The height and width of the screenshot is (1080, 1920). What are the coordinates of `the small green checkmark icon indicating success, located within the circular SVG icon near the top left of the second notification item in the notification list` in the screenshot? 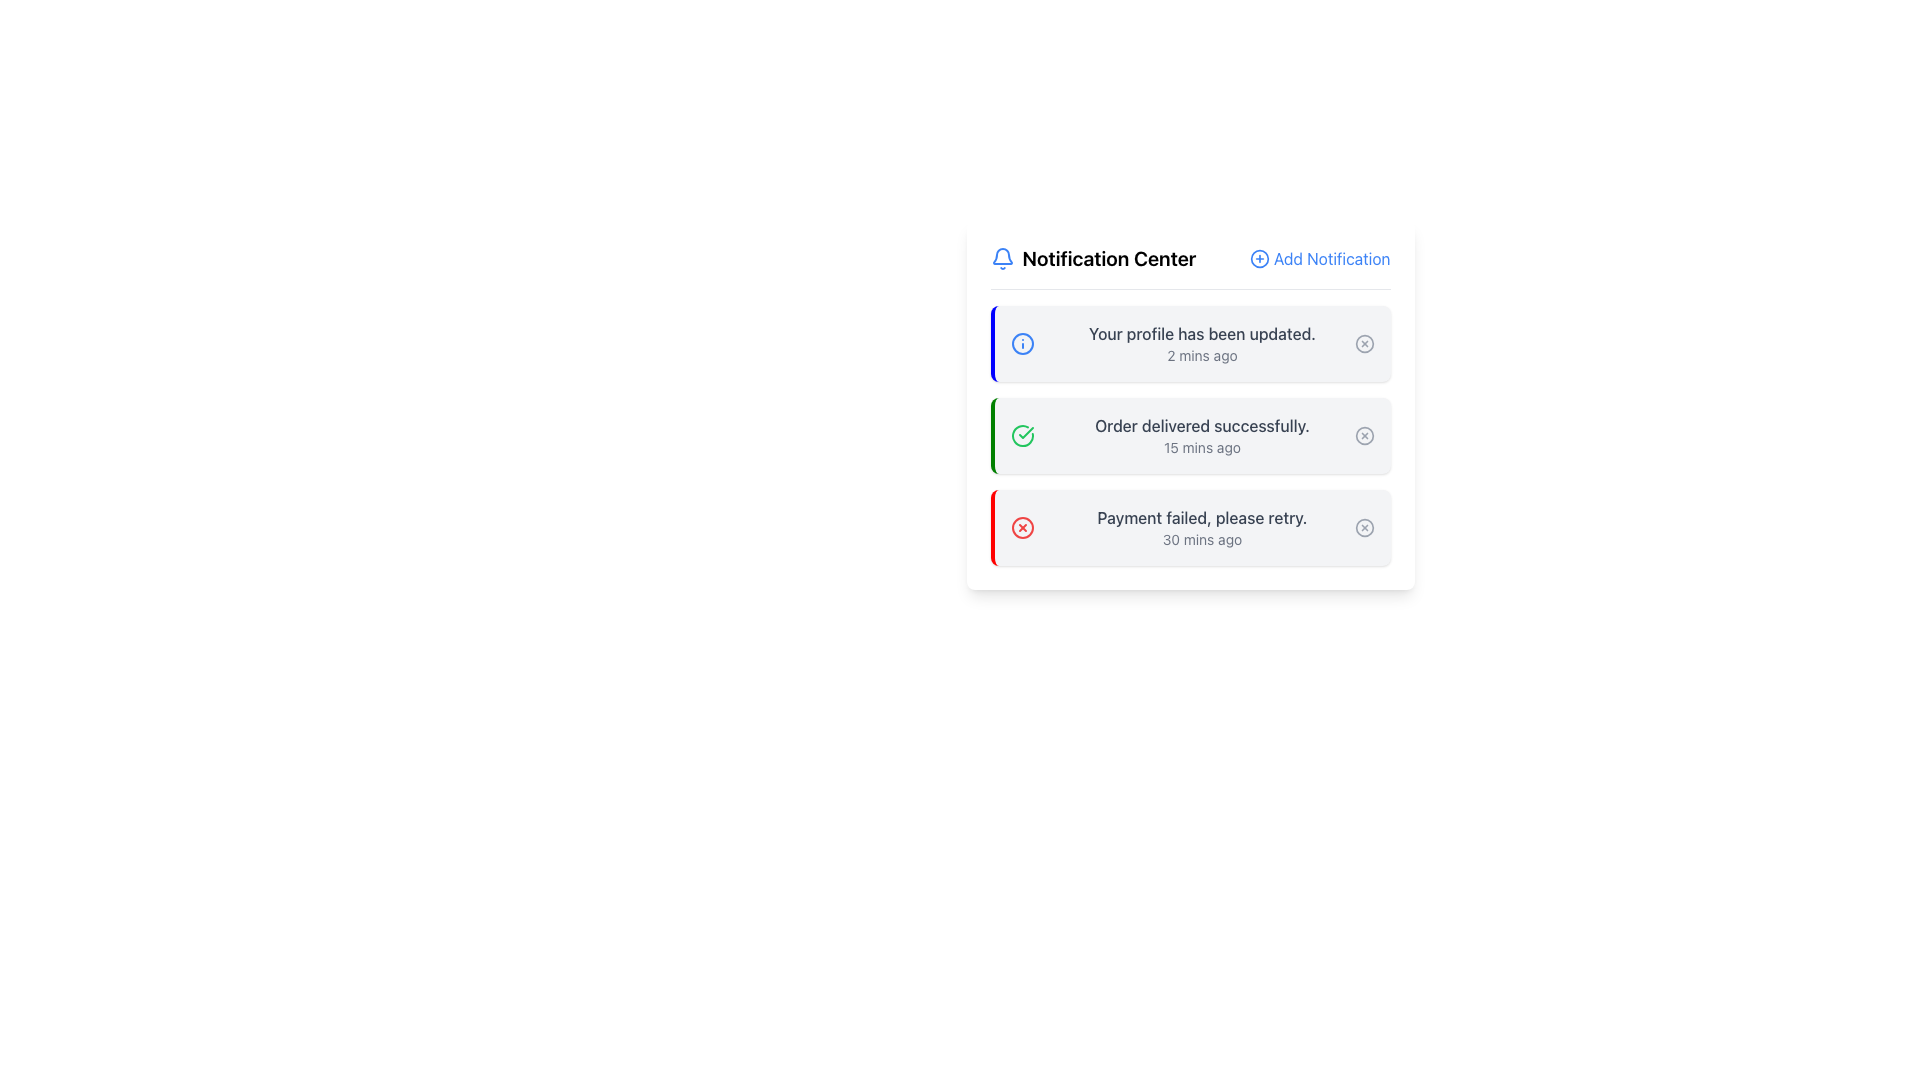 It's located at (1026, 431).